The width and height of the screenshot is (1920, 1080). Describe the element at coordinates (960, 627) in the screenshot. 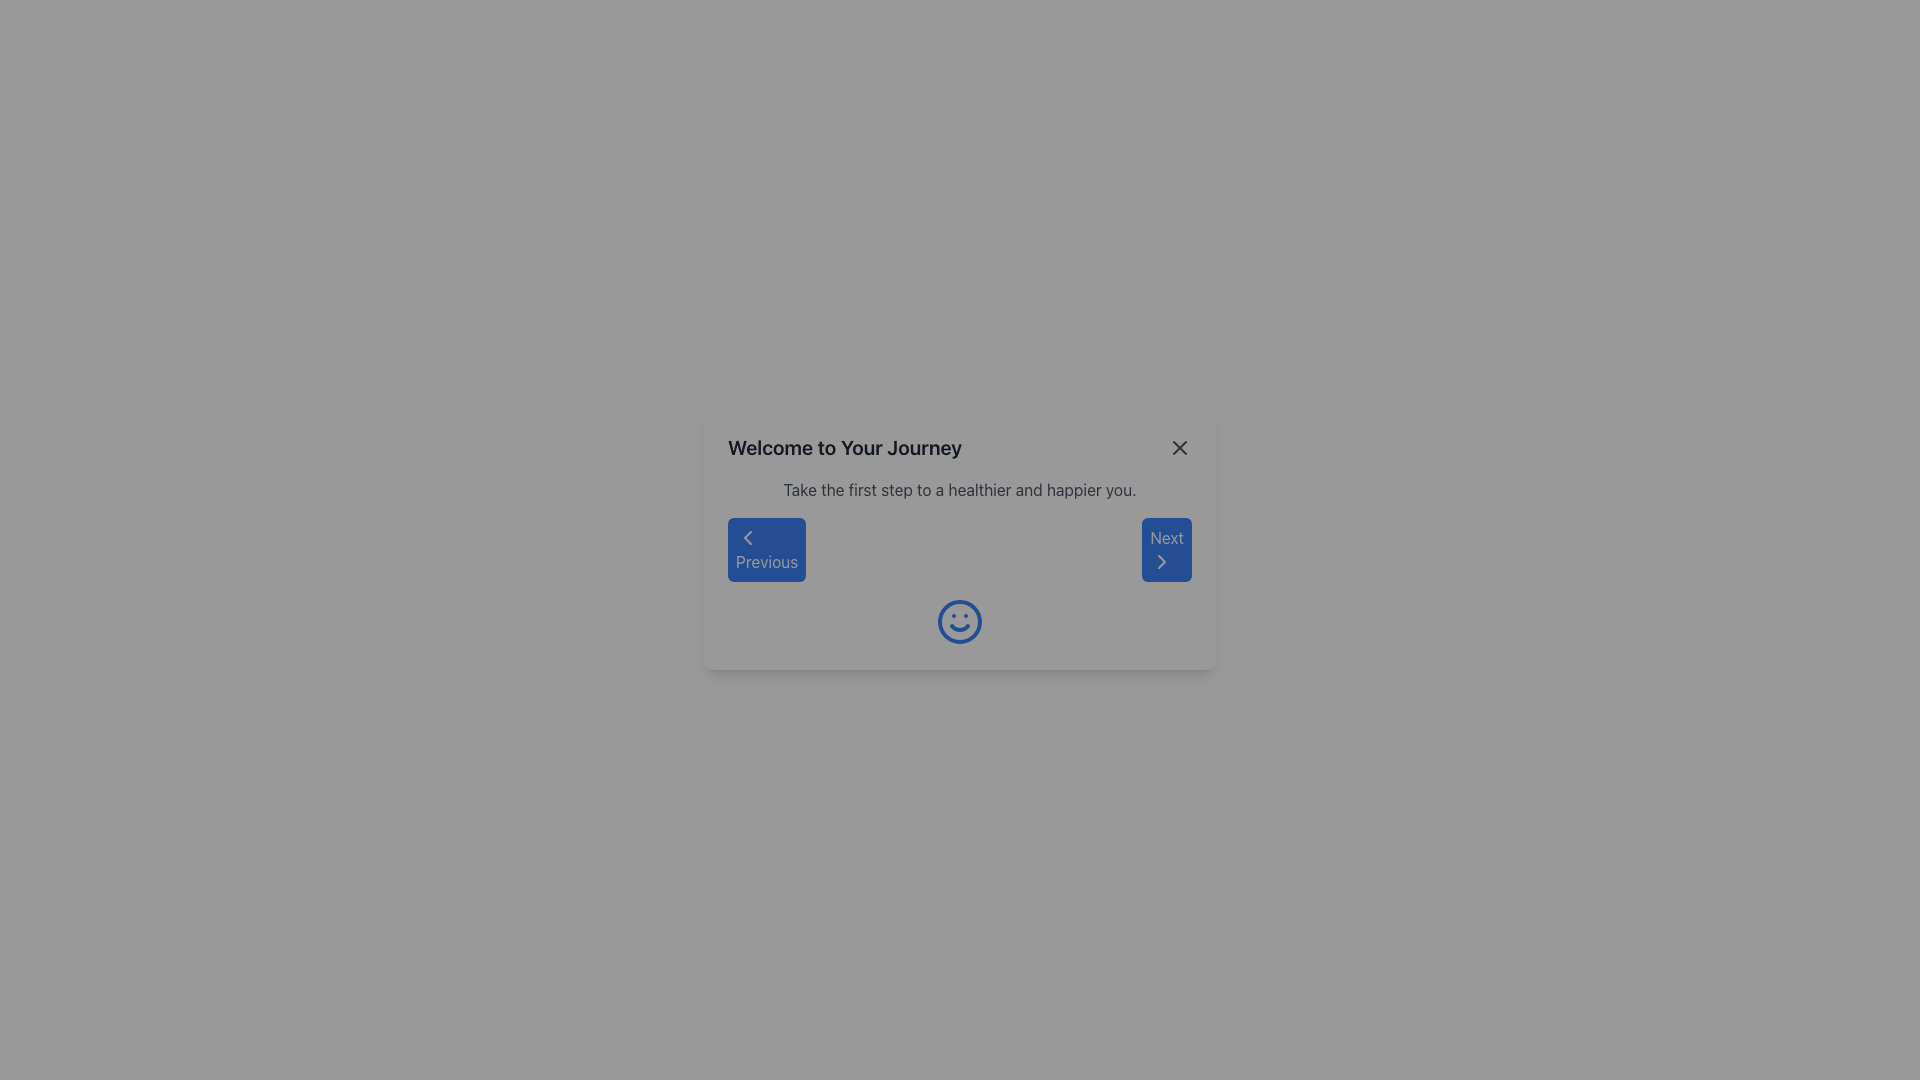

I see `the curved line representing the smiling mouth within the circular smiley face icon located at the central lower region of the modal window` at that location.